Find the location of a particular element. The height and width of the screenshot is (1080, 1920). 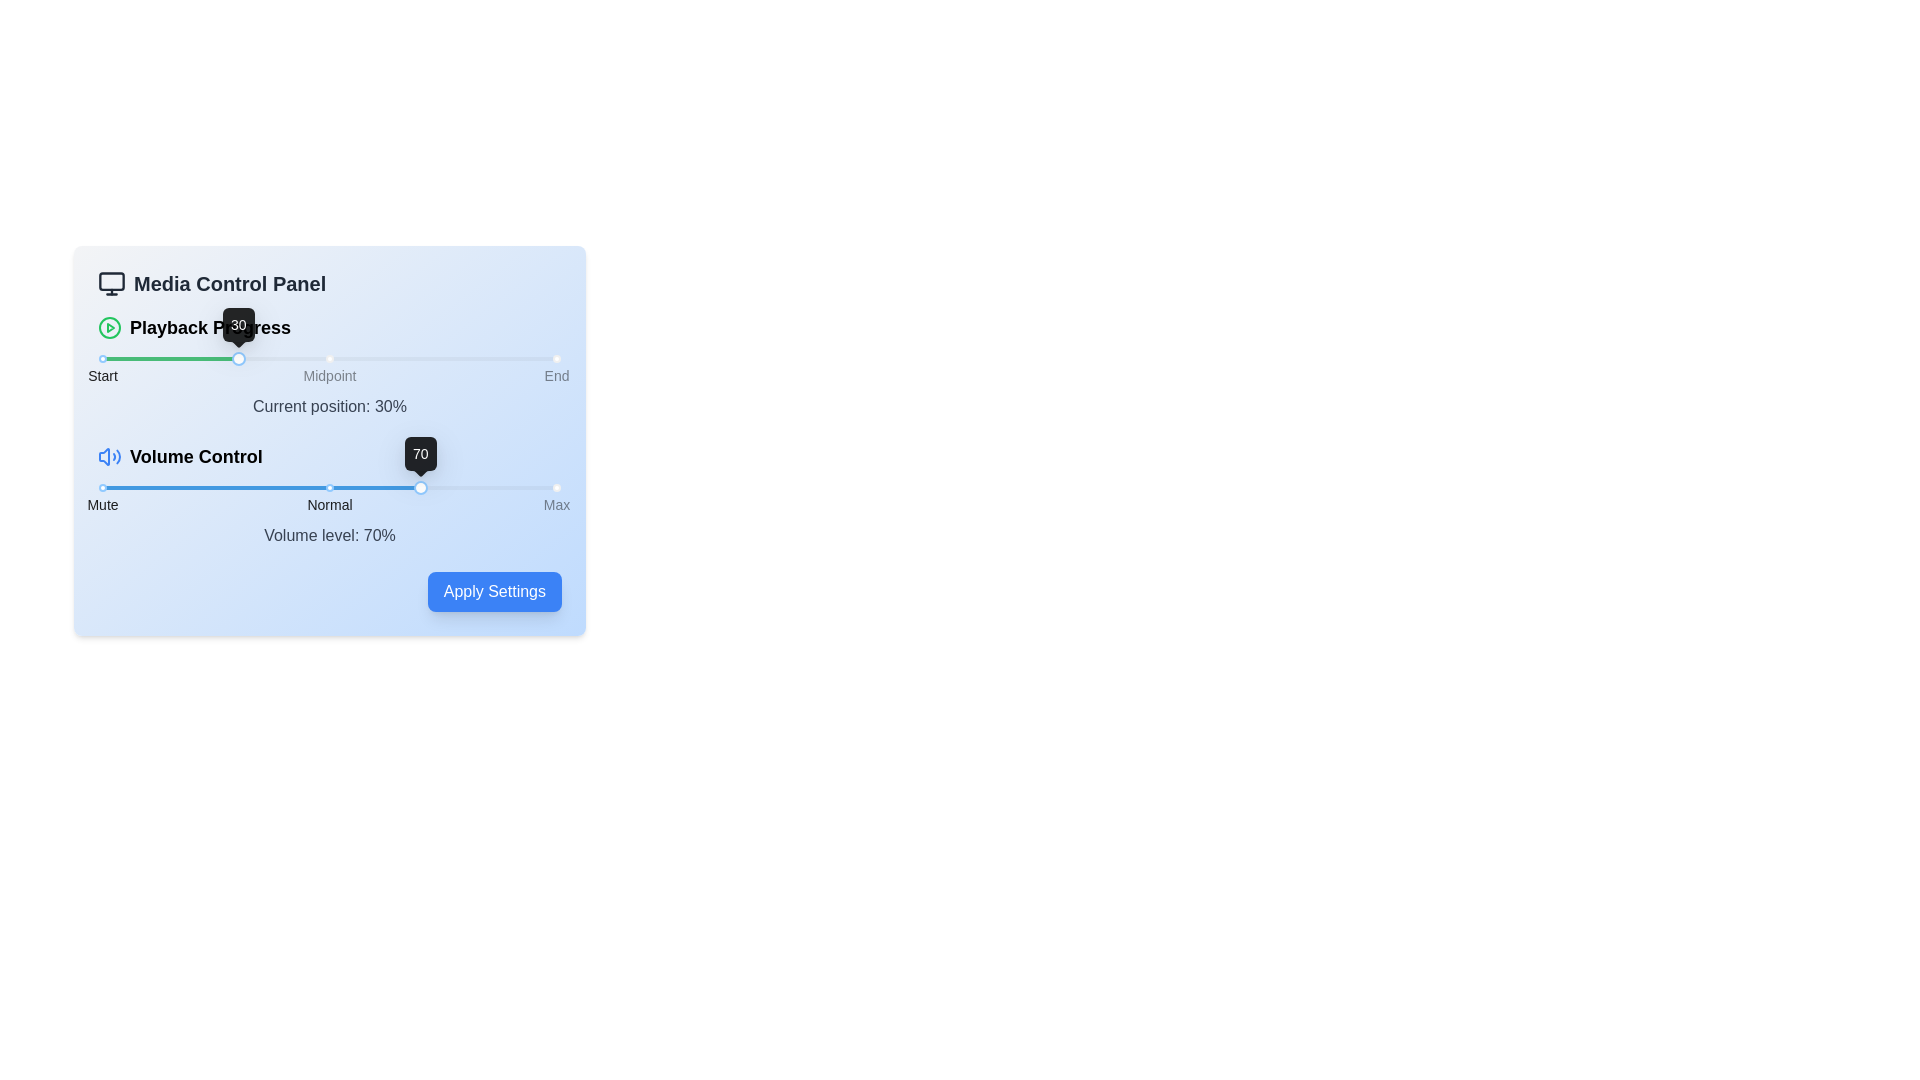

the playback position is located at coordinates (202, 358).